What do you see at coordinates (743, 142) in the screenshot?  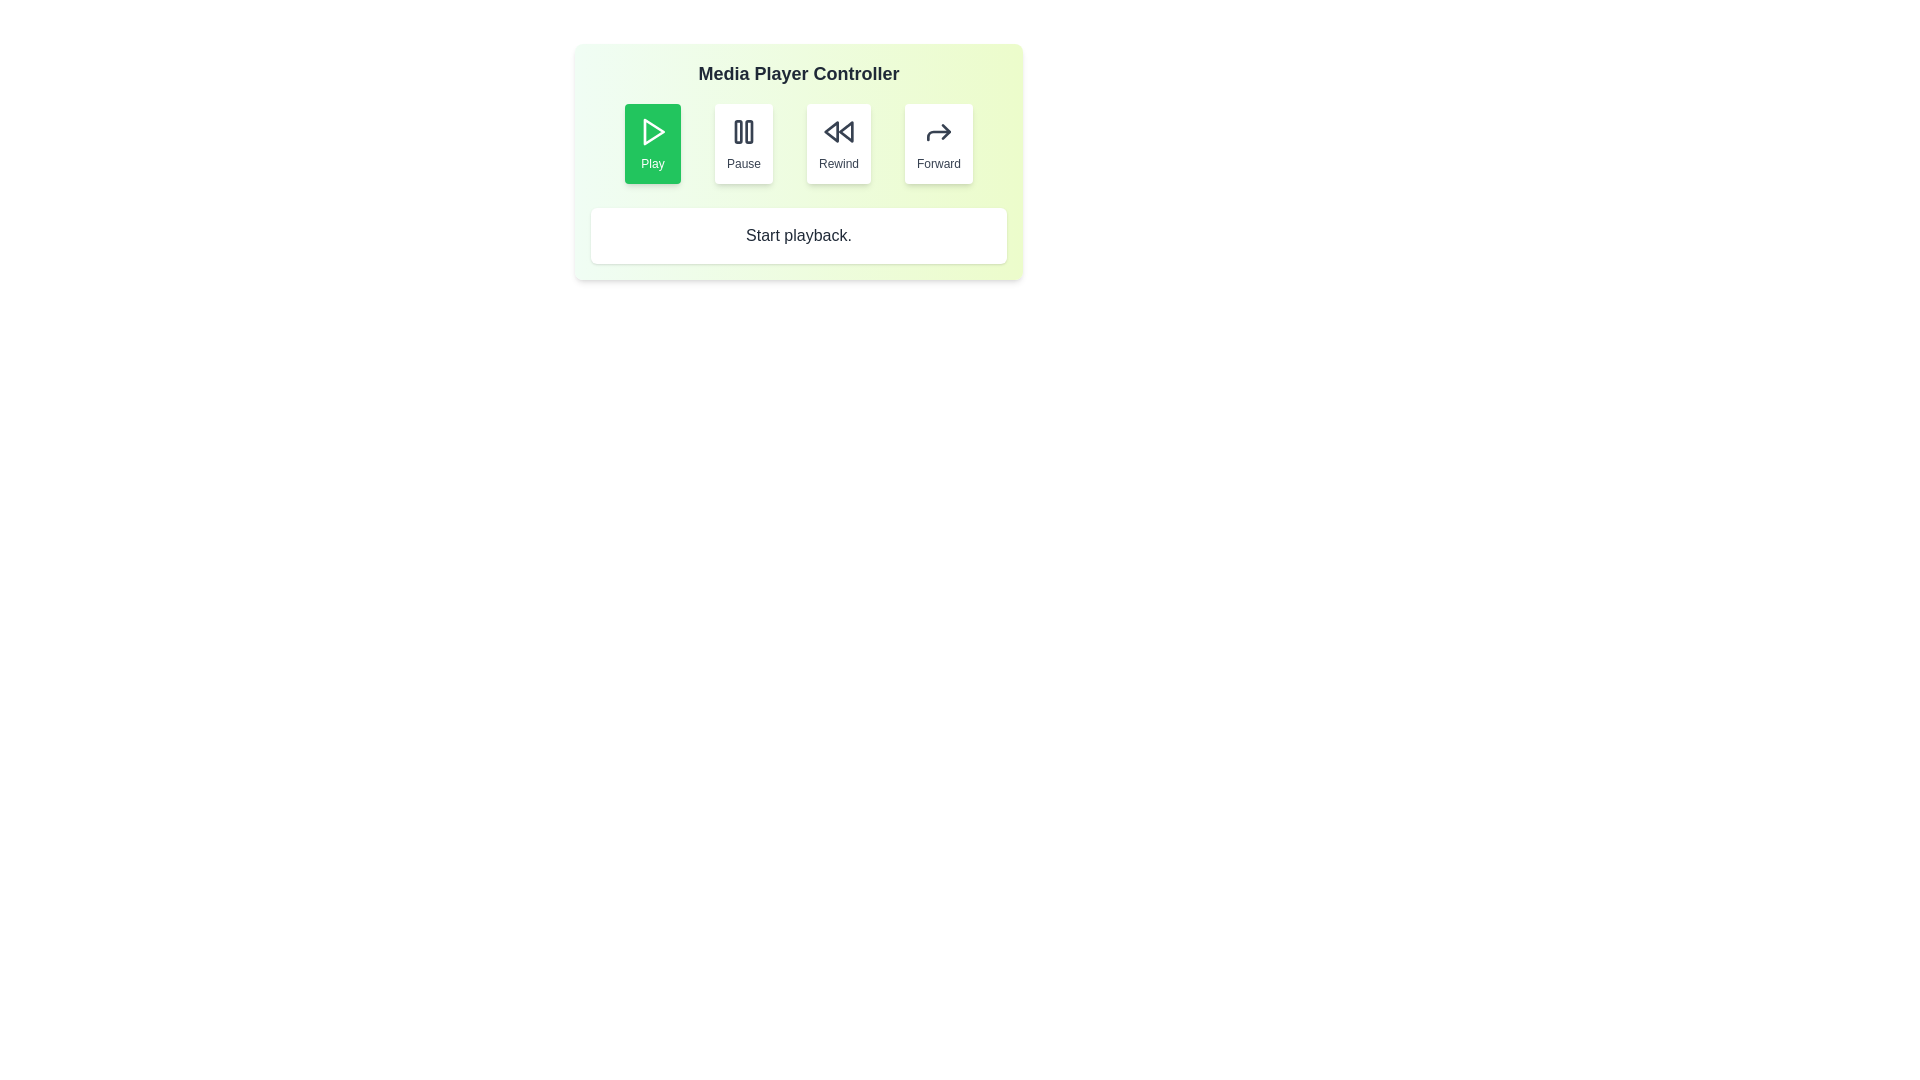 I see `the Pause button to perform the corresponding playback action` at bounding box center [743, 142].